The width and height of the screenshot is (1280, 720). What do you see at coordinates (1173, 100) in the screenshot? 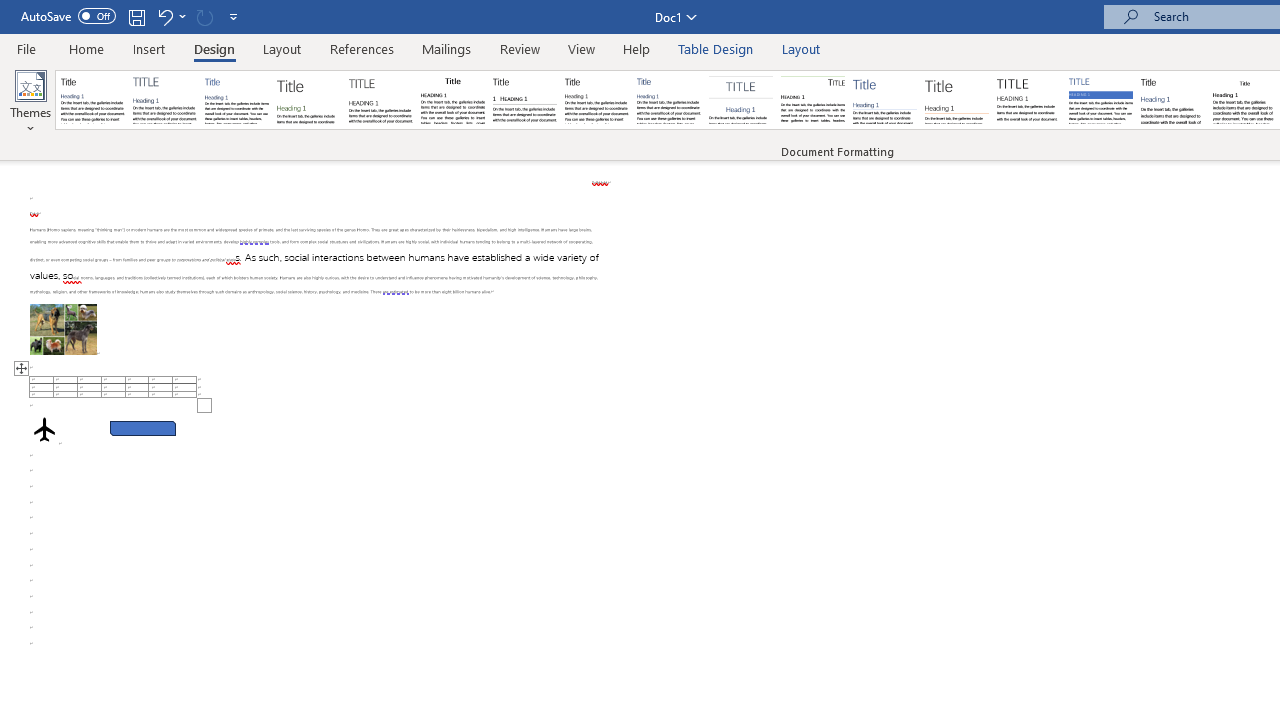
I see `'Word'` at bounding box center [1173, 100].